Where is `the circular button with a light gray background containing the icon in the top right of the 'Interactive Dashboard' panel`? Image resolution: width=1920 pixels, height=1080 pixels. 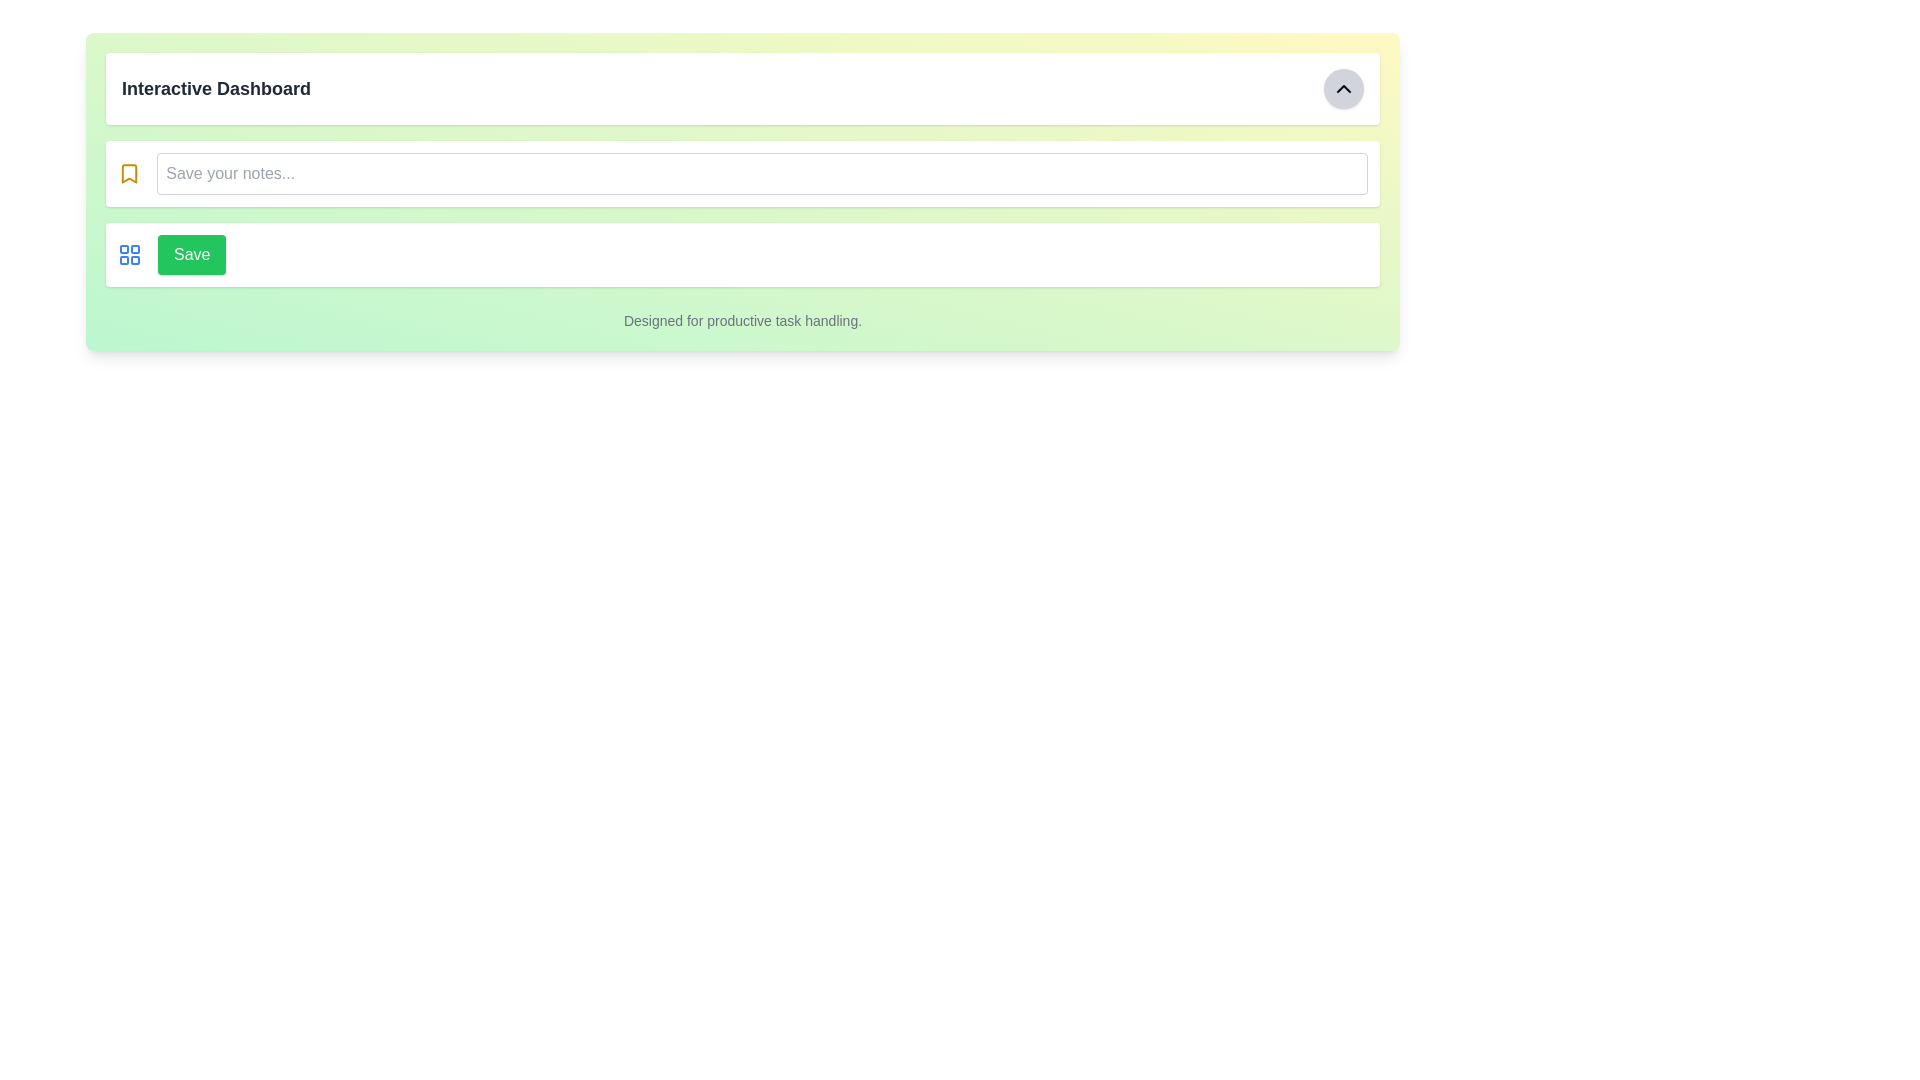
the circular button with a light gray background containing the icon in the top right of the 'Interactive Dashboard' panel is located at coordinates (1344, 87).